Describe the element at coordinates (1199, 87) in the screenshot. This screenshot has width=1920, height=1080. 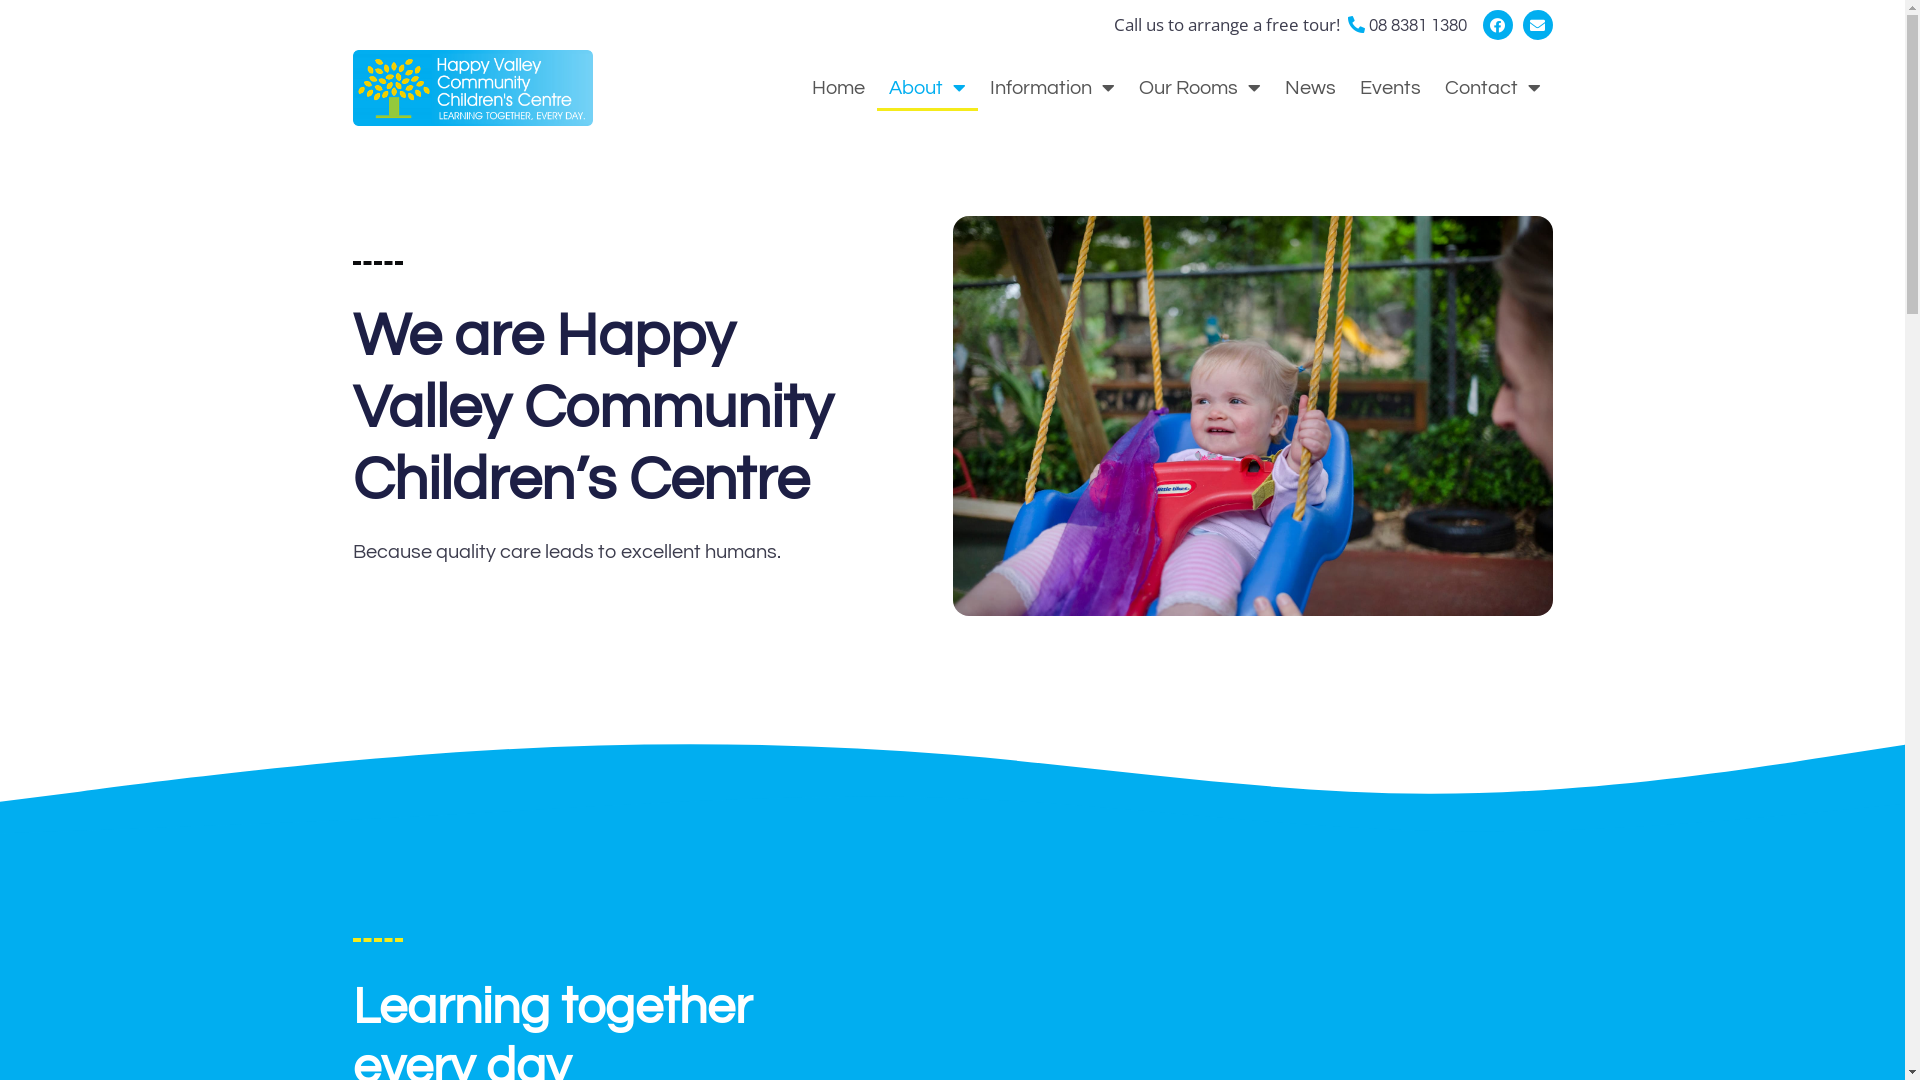
I see `'Our Rooms'` at that location.